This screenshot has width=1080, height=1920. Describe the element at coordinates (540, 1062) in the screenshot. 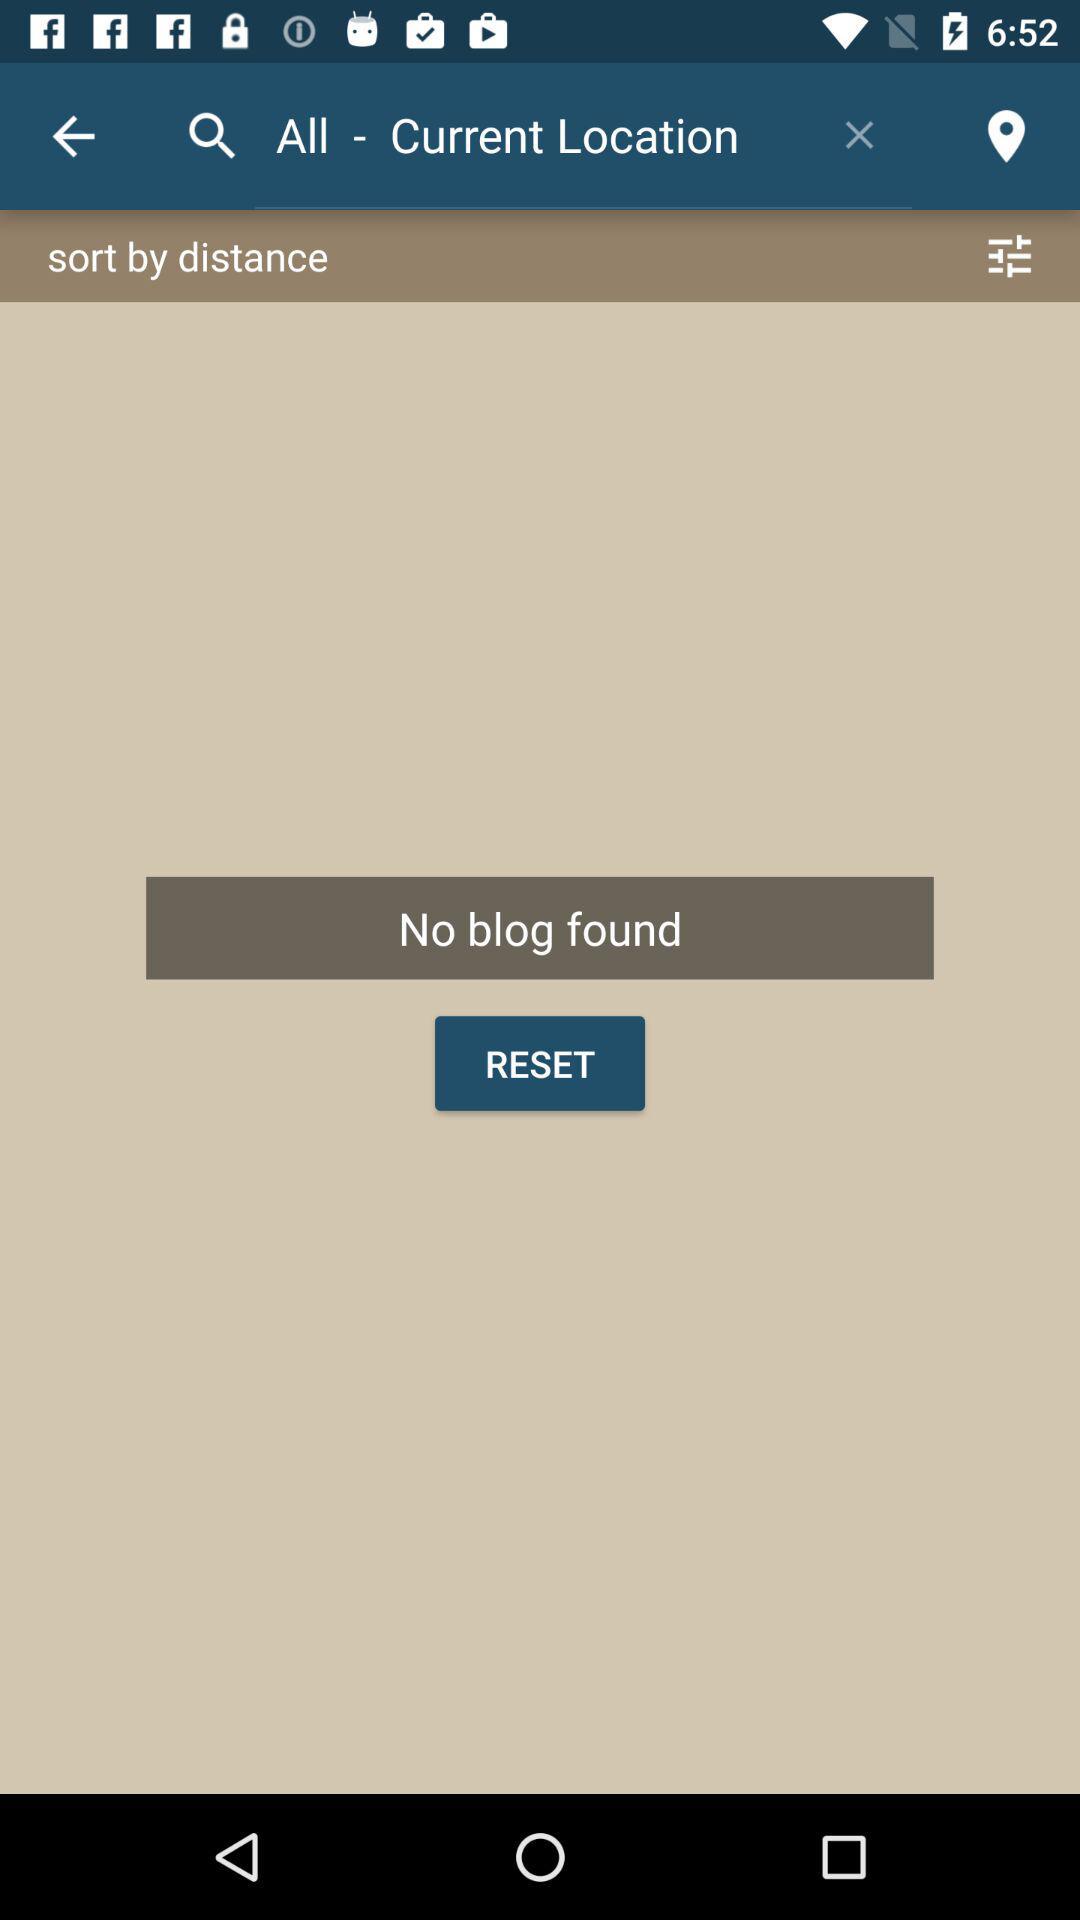

I see `the item below no blog found icon` at that location.